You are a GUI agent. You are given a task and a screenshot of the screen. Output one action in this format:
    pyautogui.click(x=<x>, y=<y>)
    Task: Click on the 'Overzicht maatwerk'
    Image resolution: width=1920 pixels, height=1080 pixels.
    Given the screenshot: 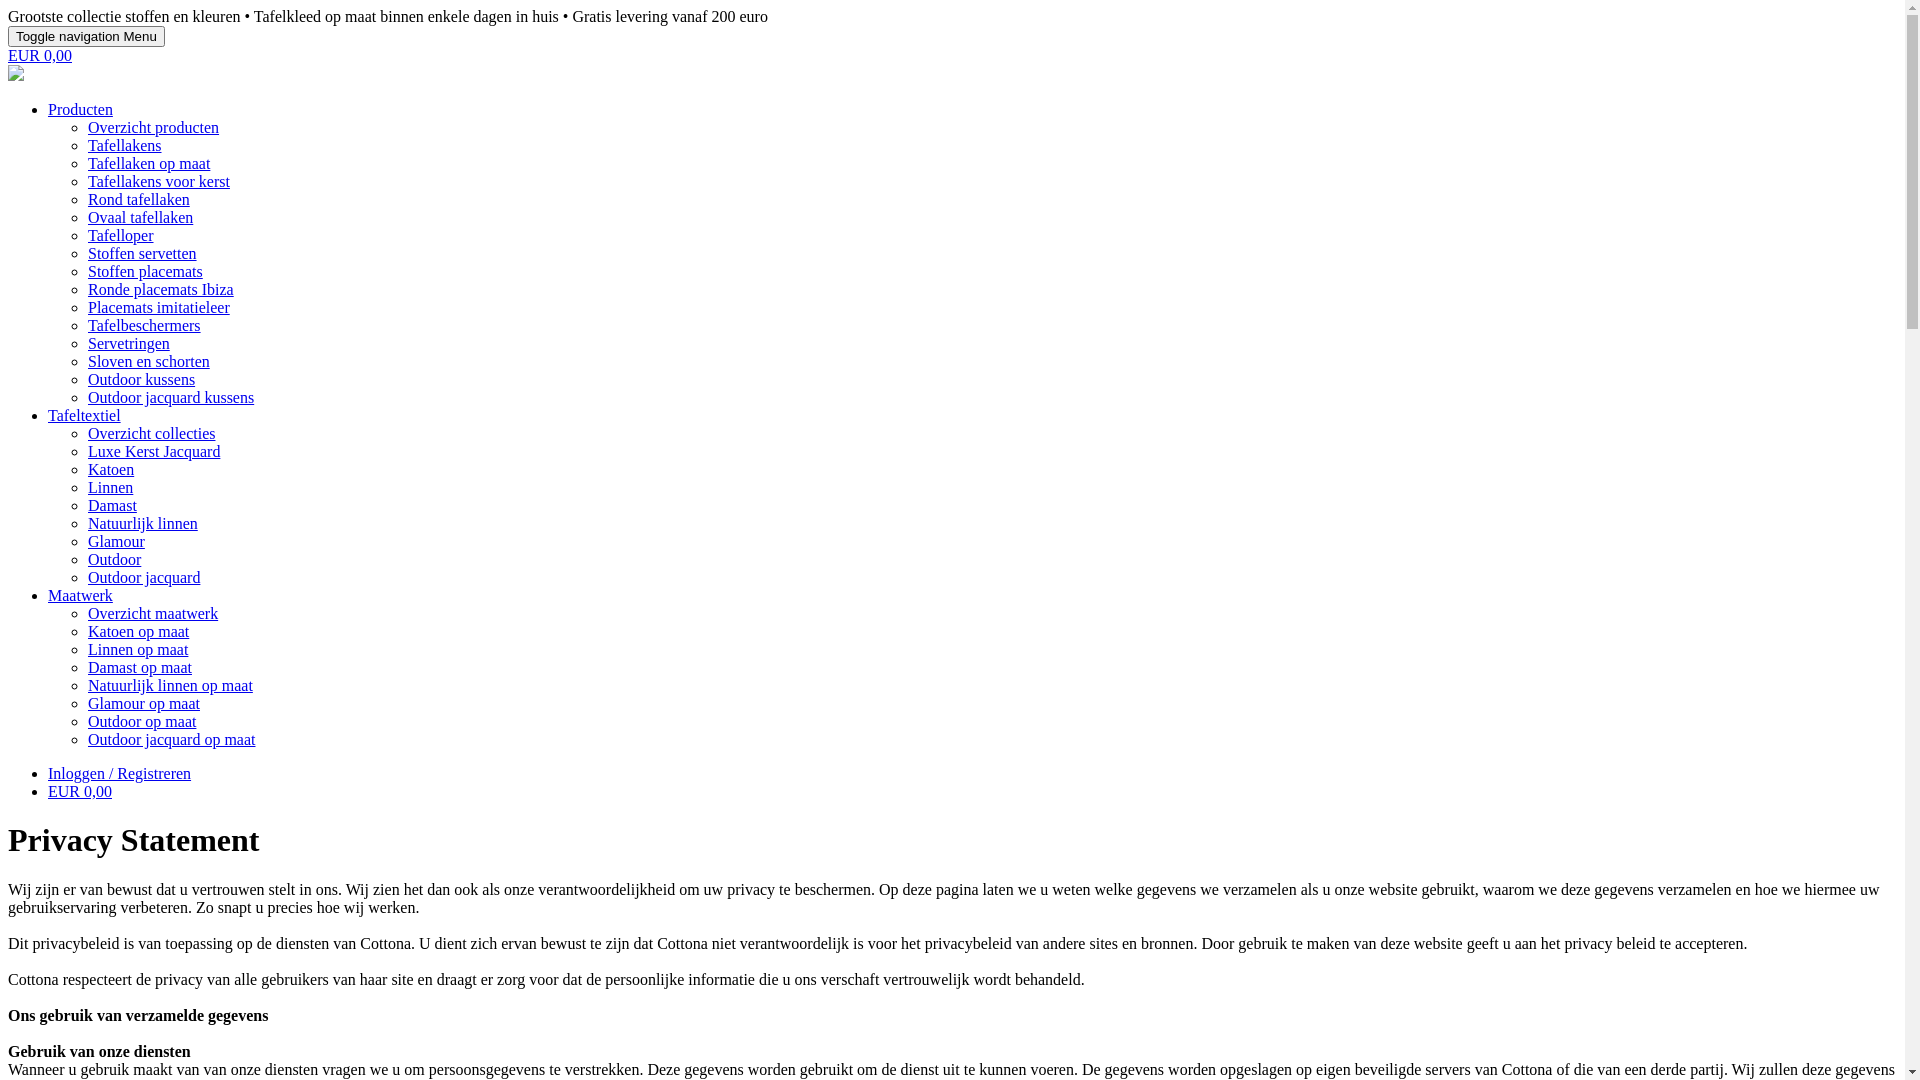 What is the action you would take?
    pyautogui.click(x=152, y=612)
    